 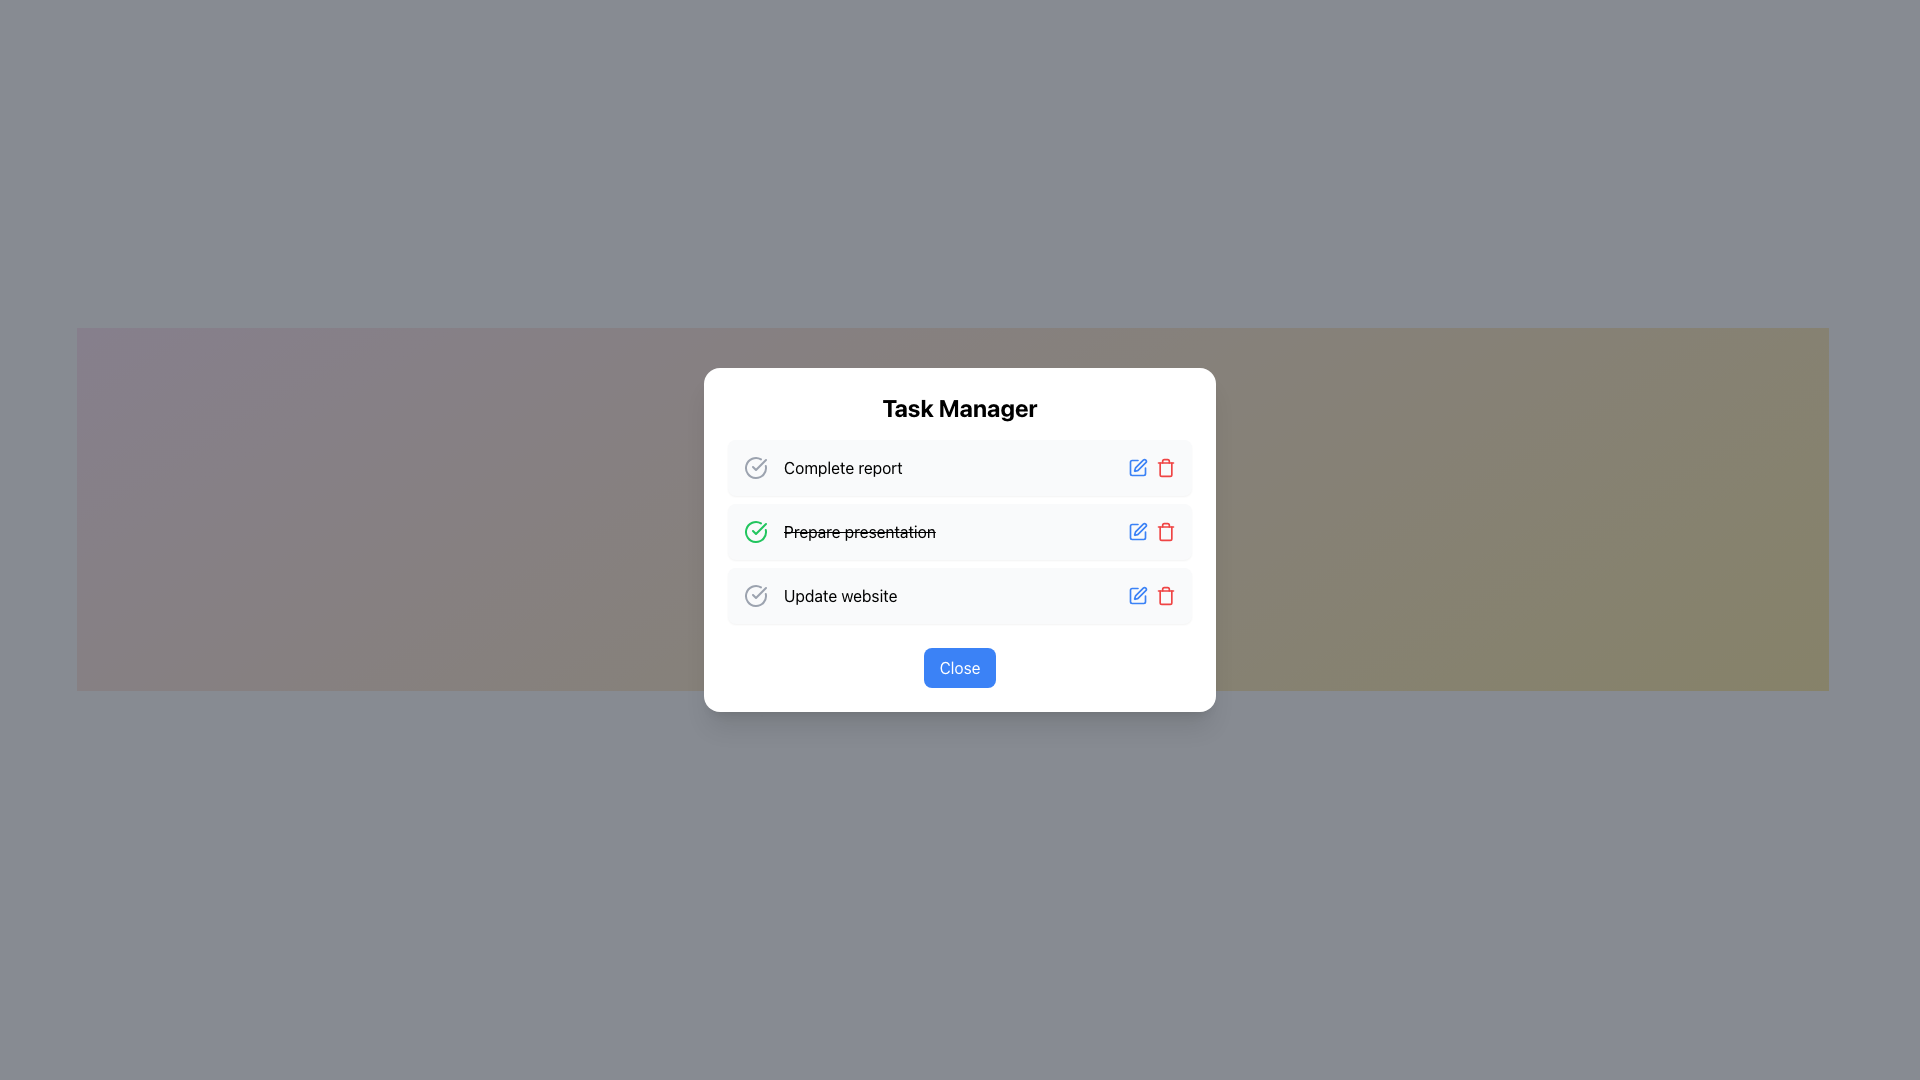 I want to click on the 'edit' button located in the bottom row of the task list for the 'Update website' task, so click(x=1137, y=595).